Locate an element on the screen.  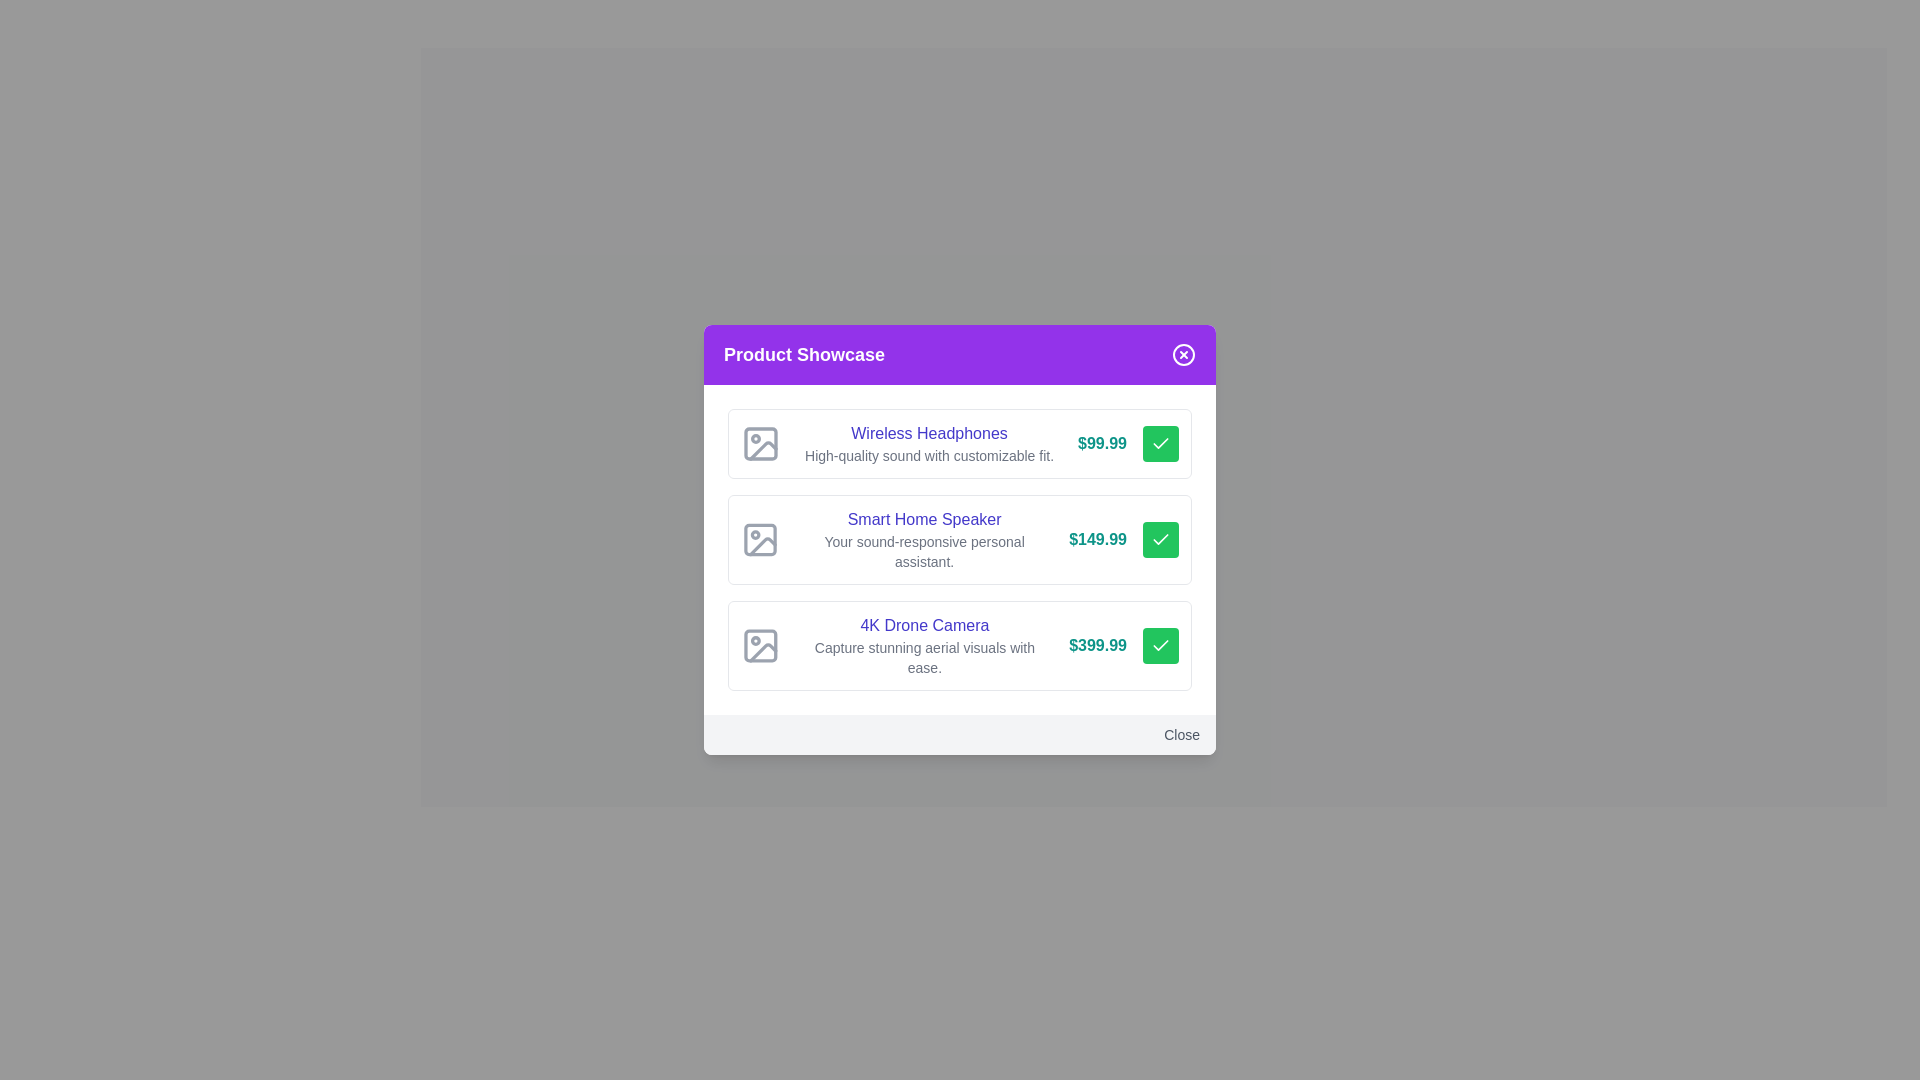
the background frame element within the SVG icon that precedes the text 'Wireless Headphones' in the Product Showcase list is located at coordinates (760, 442).